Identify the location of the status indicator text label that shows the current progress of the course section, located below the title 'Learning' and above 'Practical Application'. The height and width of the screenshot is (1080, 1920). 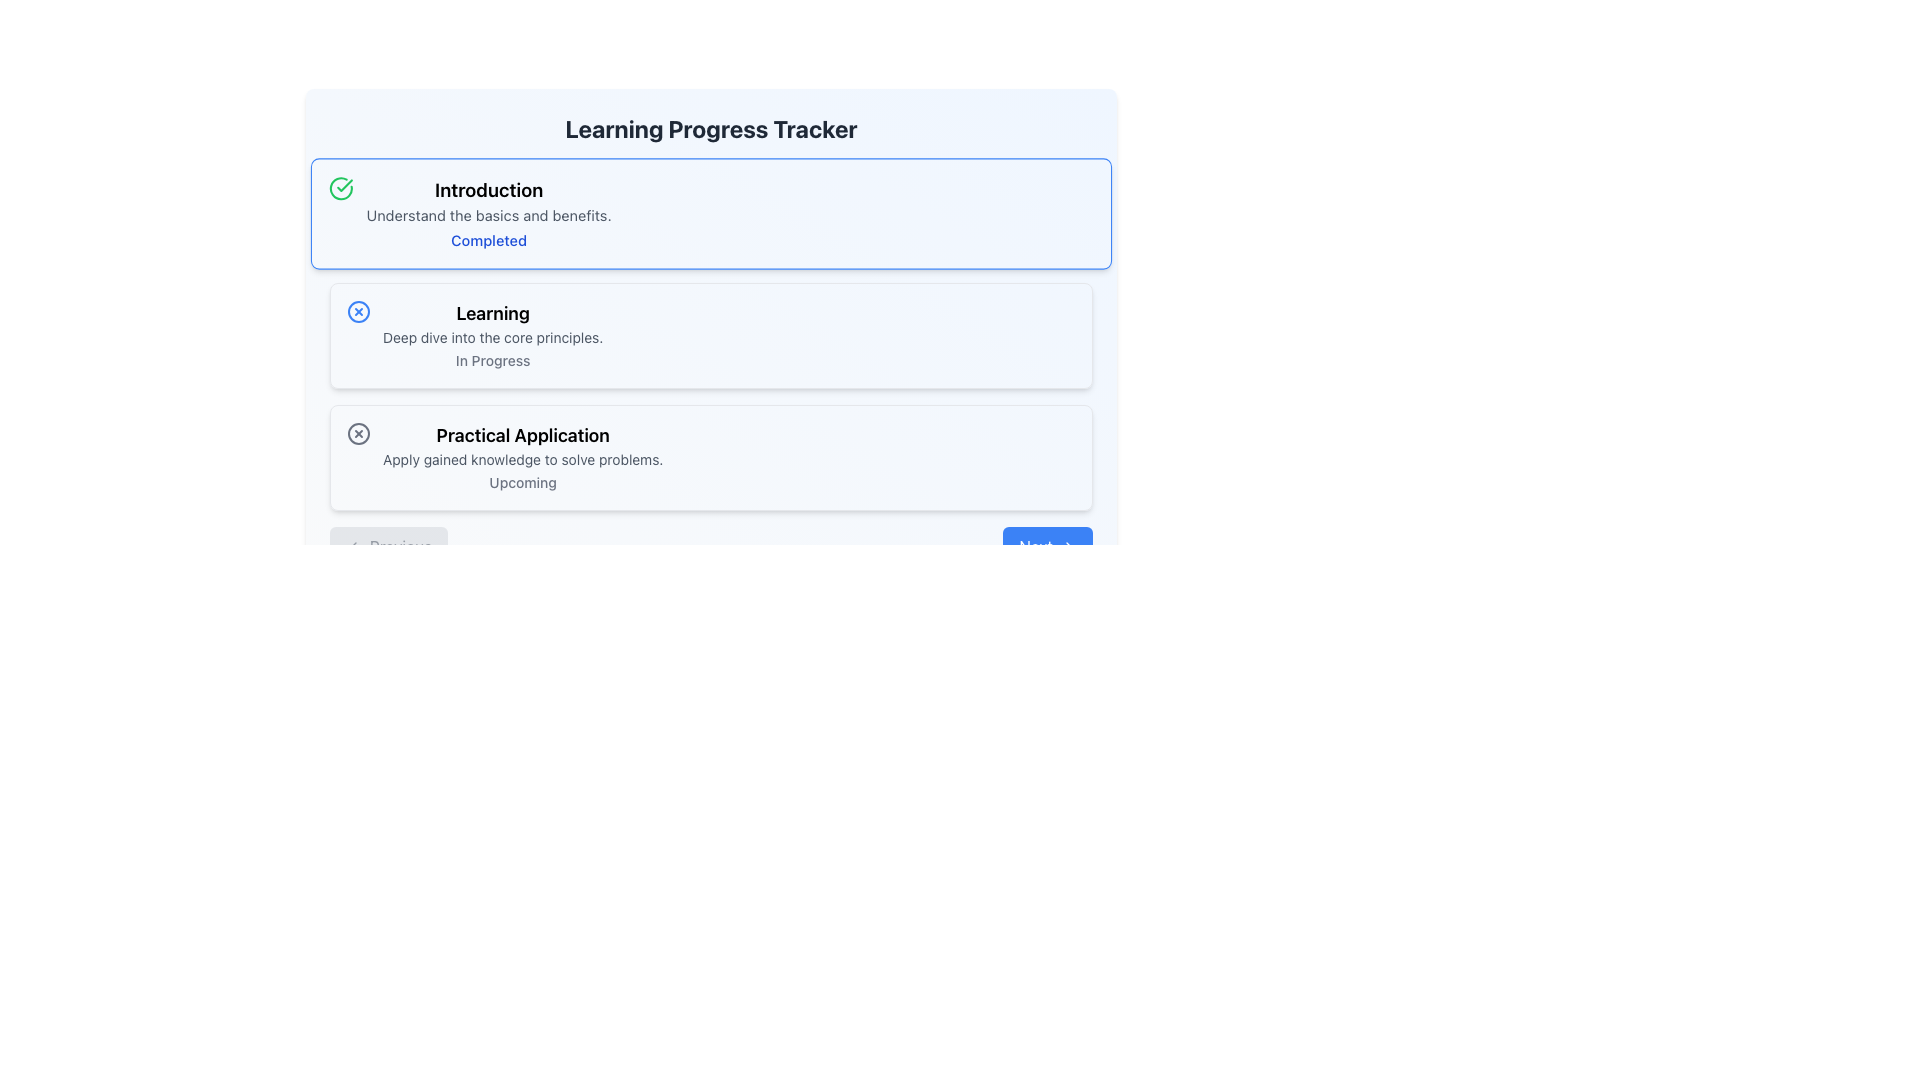
(493, 360).